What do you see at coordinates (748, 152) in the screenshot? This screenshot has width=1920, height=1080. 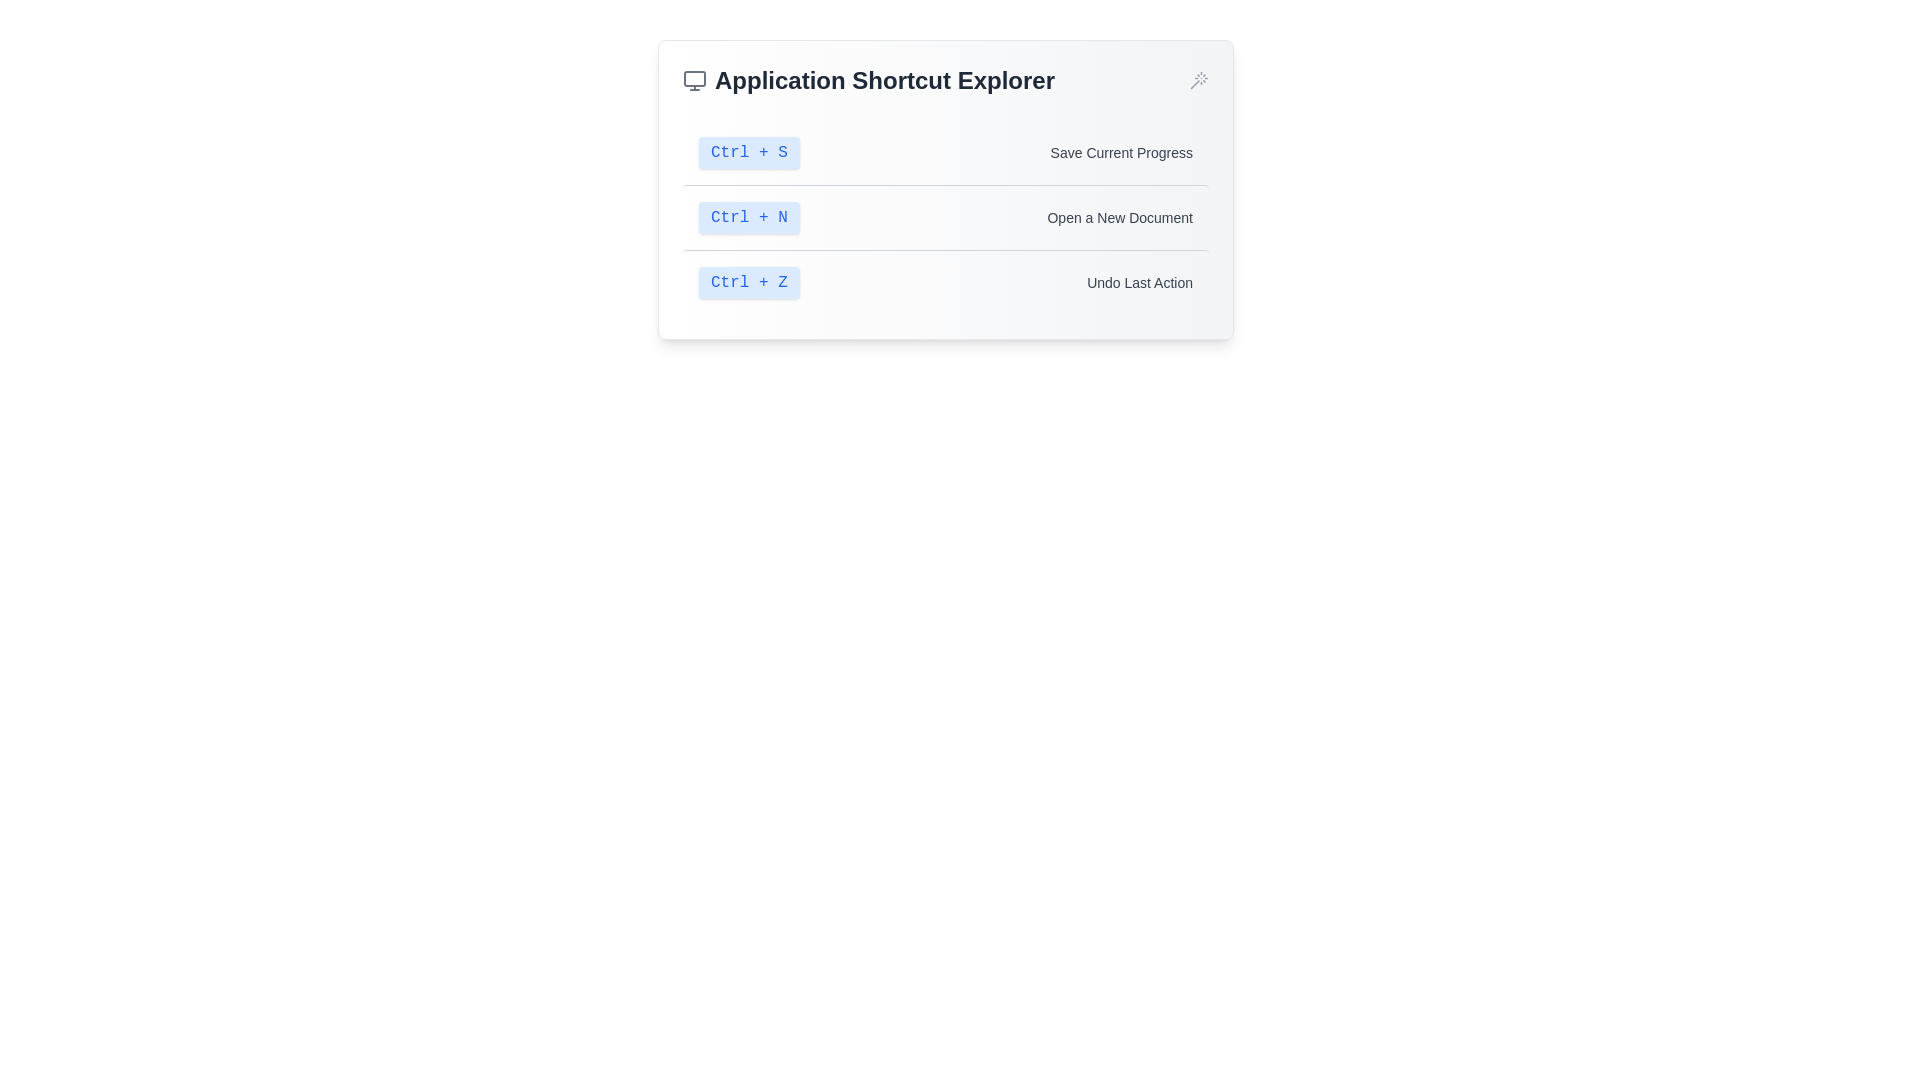 I see `the Button-like text label that visually represents the 'Ctrl + S' shortcut for saving progress, which is the first item in the list and aligns with the descriptive text 'Save Current Progress'` at bounding box center [748, 152].